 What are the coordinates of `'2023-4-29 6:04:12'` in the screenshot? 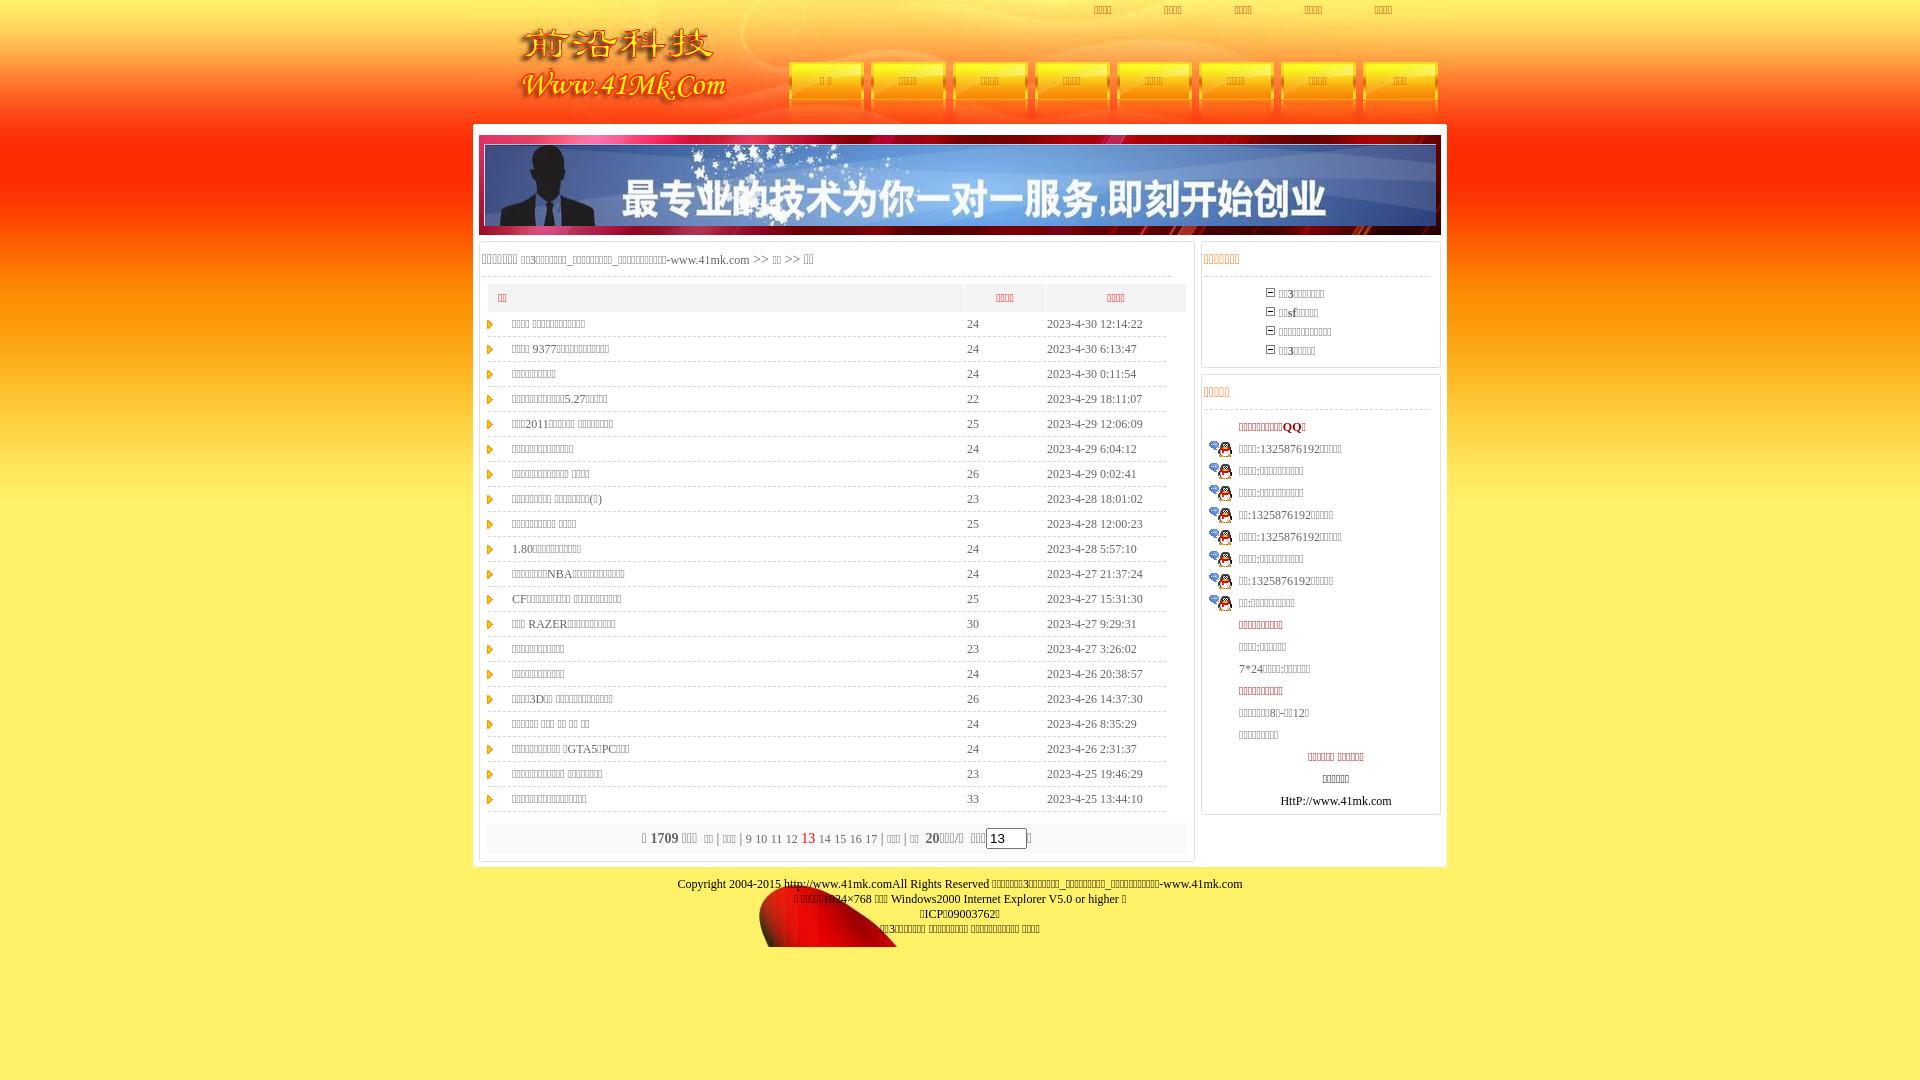 It's located at (1090, 447).